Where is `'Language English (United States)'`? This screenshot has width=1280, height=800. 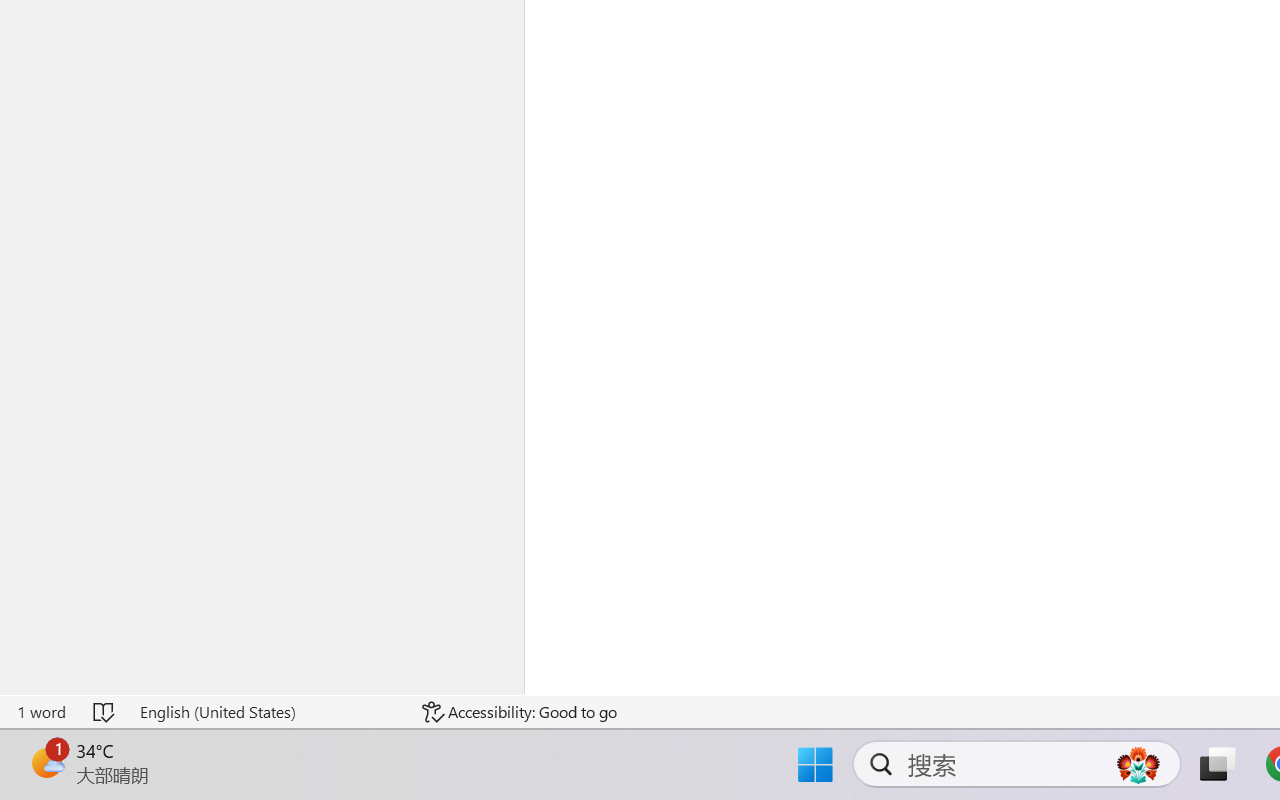
'Language English (United States)' is located at coordinates (266, 711).